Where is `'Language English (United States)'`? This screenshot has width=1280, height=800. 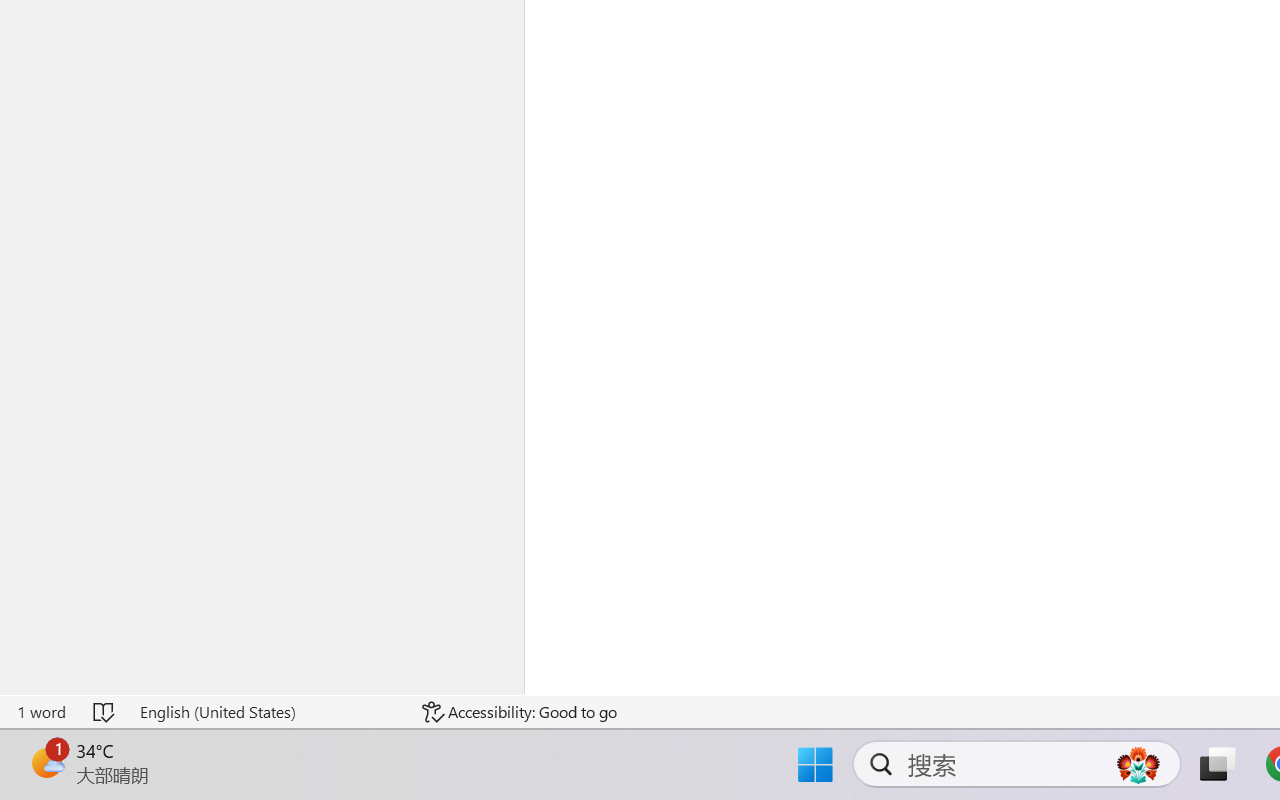
'Language English (United States)' is located at coordinates (266, 711).